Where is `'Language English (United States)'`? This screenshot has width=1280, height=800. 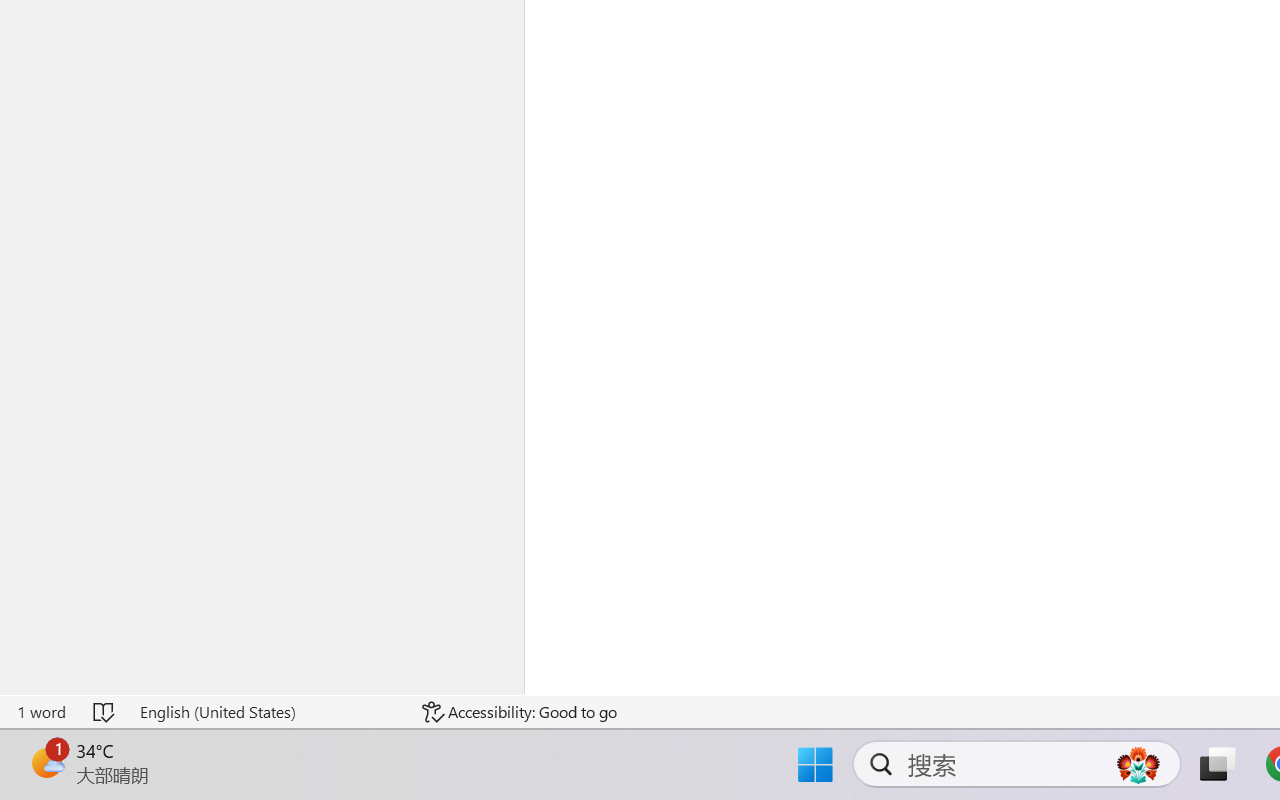
'Language English (United States)' is located at coordinates (266, 711).